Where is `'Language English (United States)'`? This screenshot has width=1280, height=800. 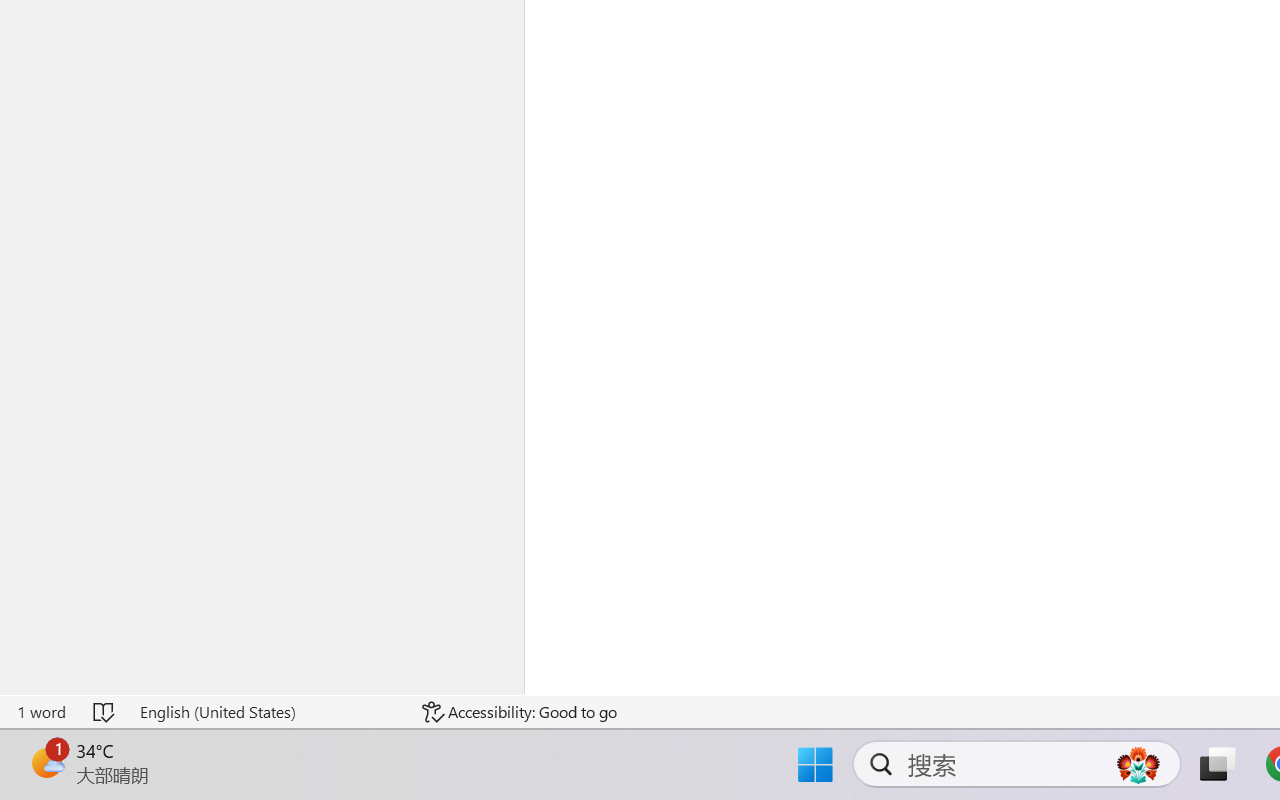
'Language English (United States)' is located at coordinates (266, 711).